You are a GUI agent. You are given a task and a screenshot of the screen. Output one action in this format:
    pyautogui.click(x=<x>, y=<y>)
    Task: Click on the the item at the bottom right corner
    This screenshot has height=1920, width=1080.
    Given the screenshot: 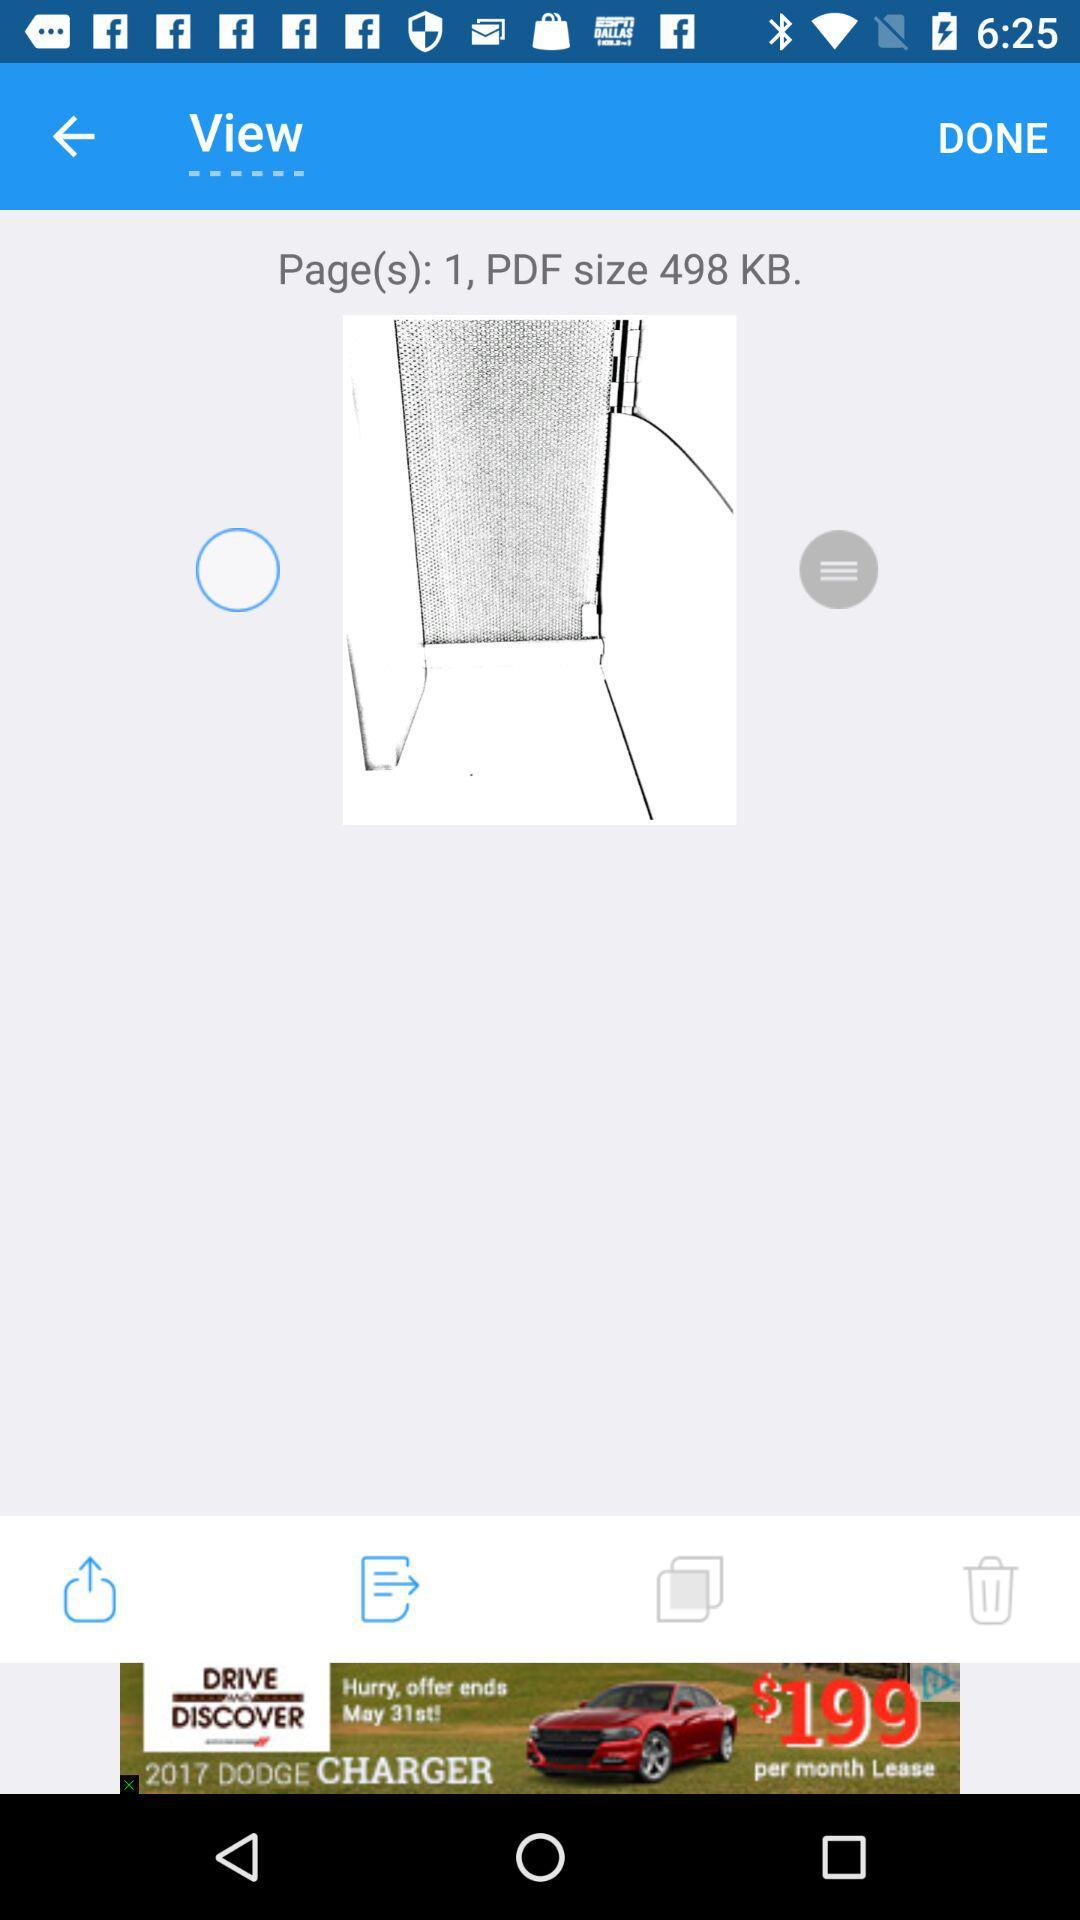 What is the action you would take?
    pyautogui.click(x=990, y=1588)
    